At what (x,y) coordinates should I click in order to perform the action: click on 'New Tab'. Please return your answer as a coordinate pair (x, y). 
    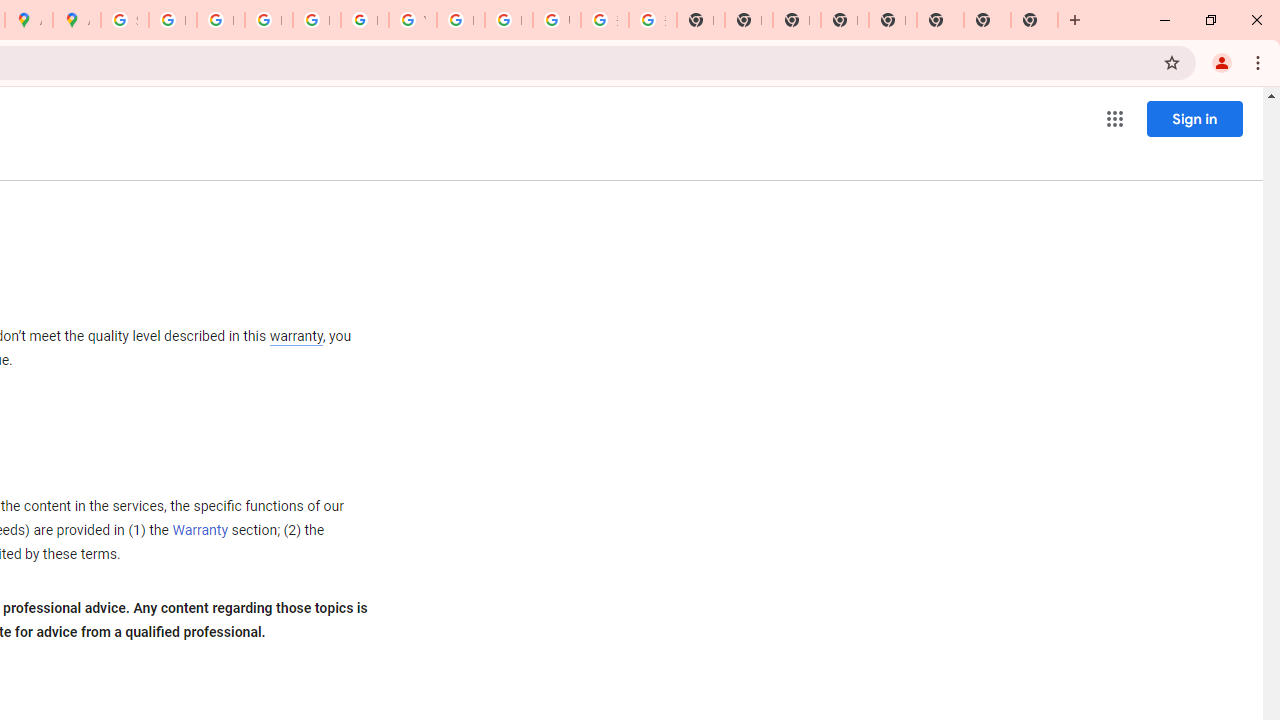
    Looking at the image, I should click on (987, 20).